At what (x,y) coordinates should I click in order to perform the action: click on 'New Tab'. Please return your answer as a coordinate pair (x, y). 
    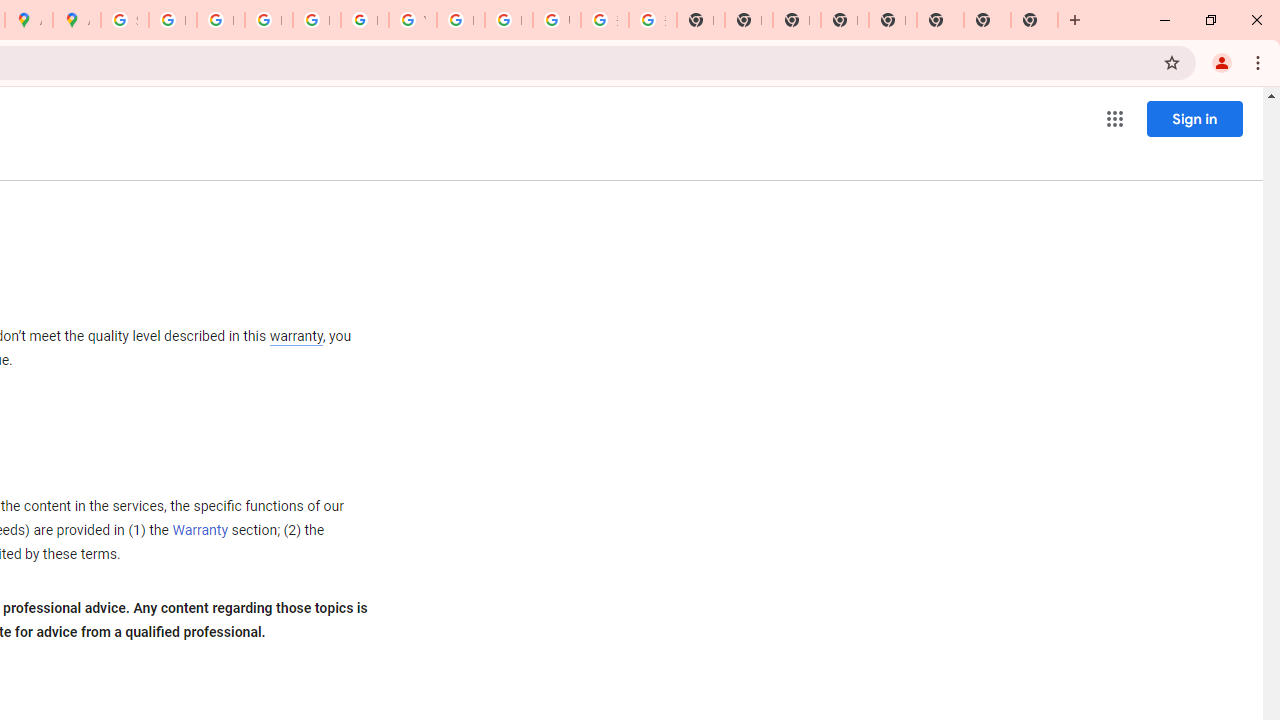
    Looking at the image, I should click on (987, 20).